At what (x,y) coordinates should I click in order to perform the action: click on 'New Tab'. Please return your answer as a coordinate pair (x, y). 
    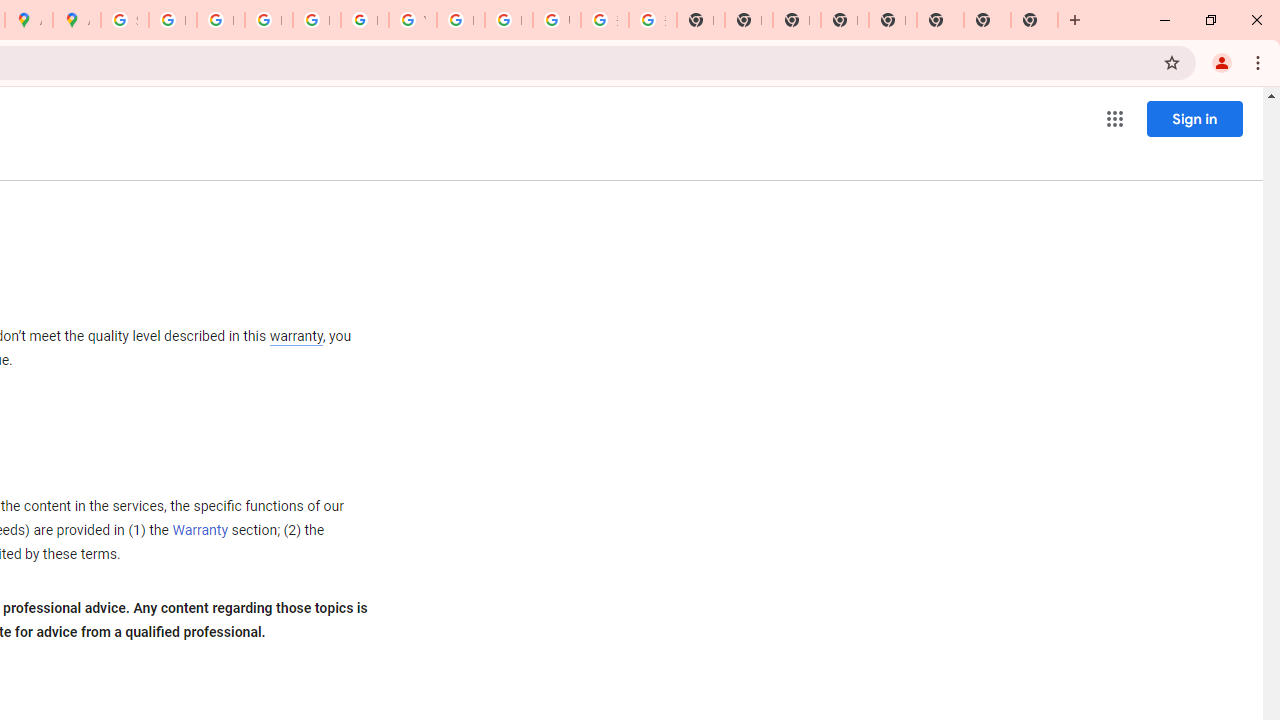
    Looking at the image, I should click on (987, 20).